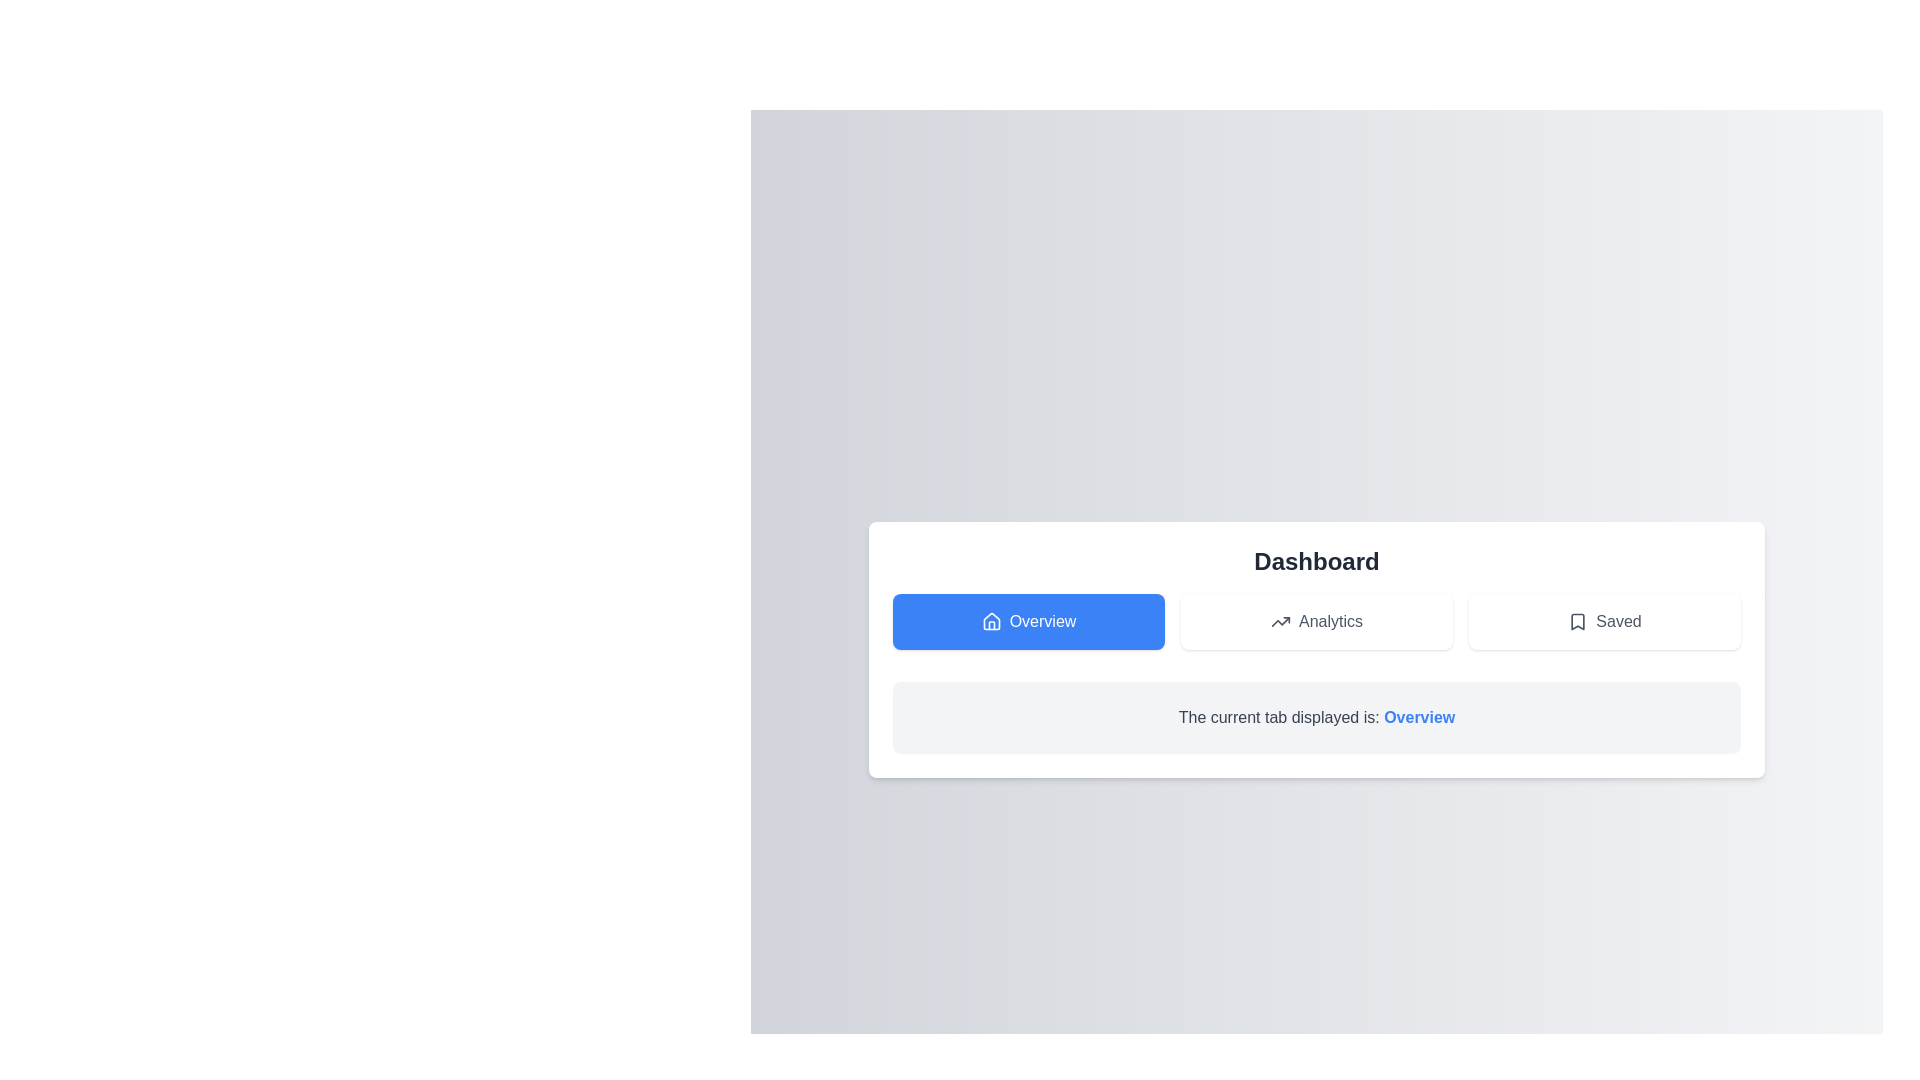  What do you see at coordinates (1577, 620) in the screenshot?
I see `the 'Saved' icon, which indicates the 'Saved' function of the button, located centrally within the 'Saved' button to the right of the 'Analytics' button and below the 'Dashboard' heading` at bounding box center [1577, 620].